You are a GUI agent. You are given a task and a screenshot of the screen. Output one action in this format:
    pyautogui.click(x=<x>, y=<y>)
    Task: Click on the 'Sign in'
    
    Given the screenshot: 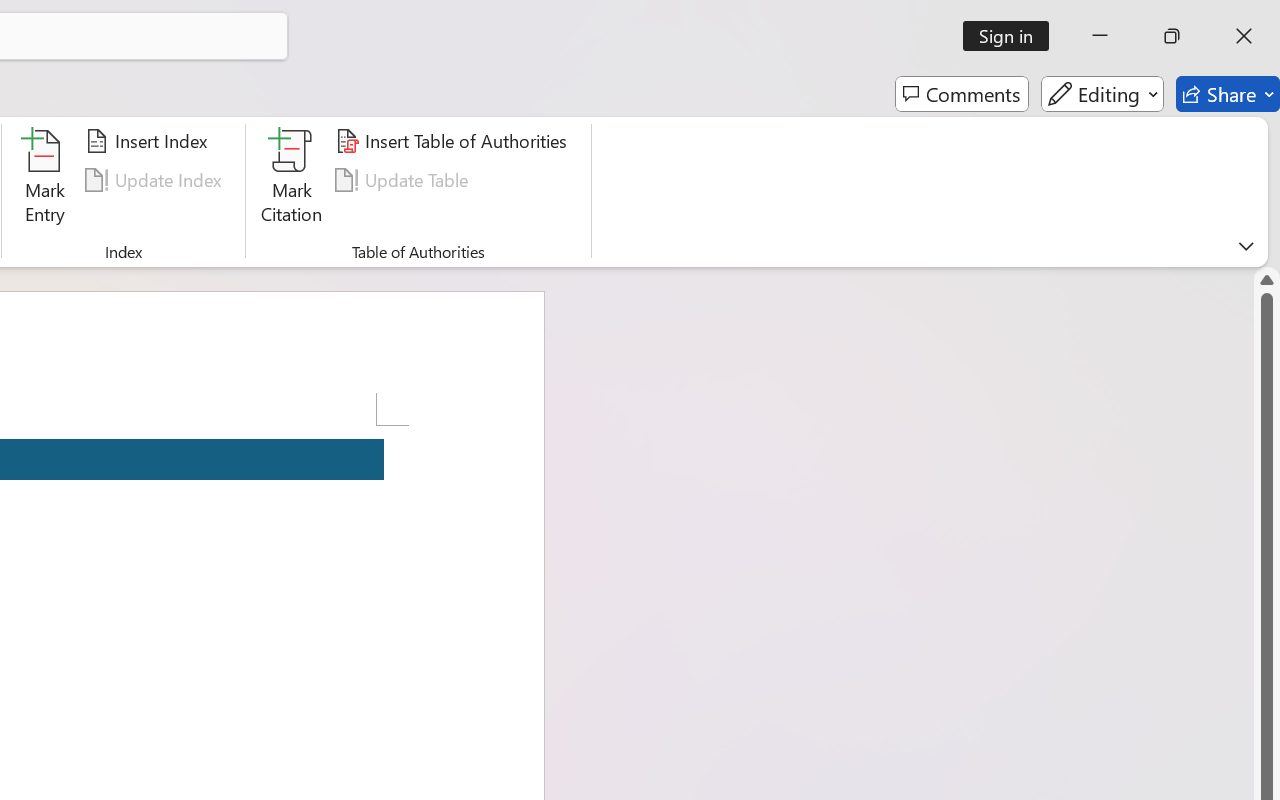 What is the action you would take?
    pyautogui.click(x=1013, y=35)
    